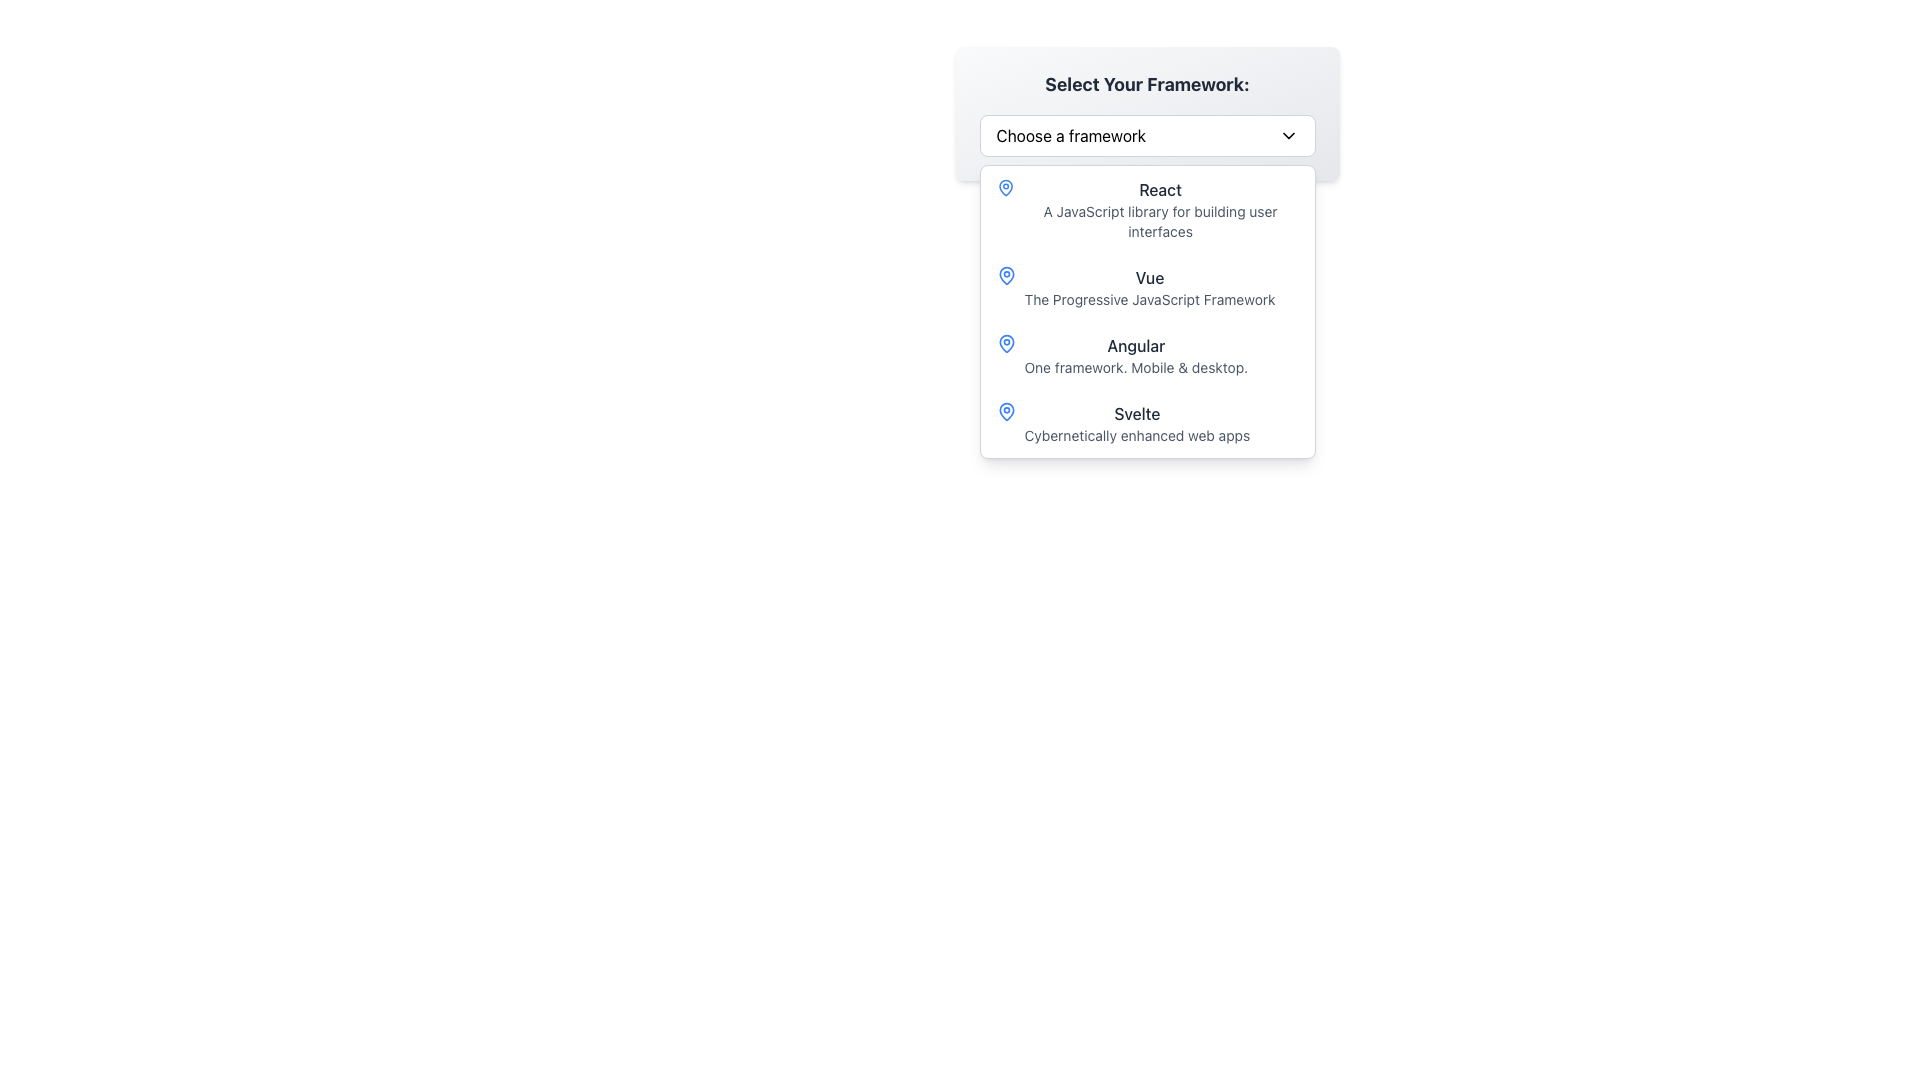 Image resolution: width=1920 pixels, height=1080 pixels. I want to click on the Angular framework icon in the dropdown menu, located immediately to the left of the 'Angular' label, so click(1006, 342).